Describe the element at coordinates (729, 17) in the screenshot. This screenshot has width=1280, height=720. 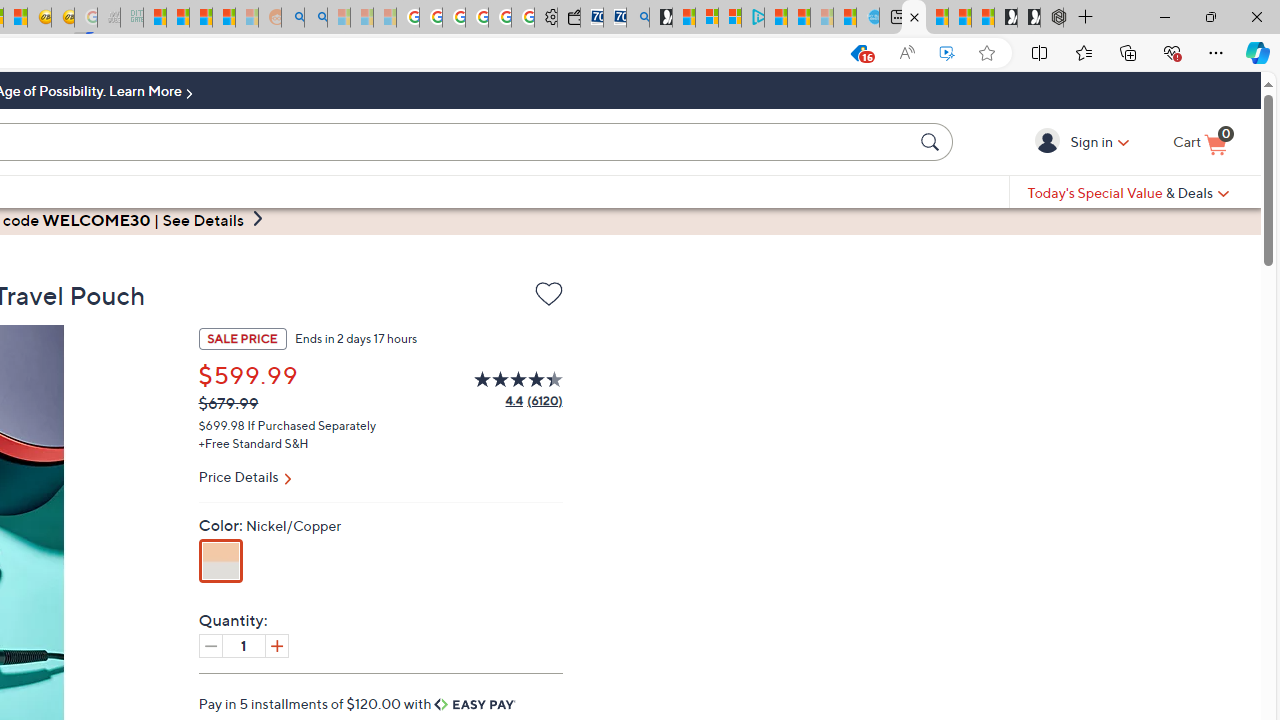
I see `'Microsoft account | Privacy'` at that location.